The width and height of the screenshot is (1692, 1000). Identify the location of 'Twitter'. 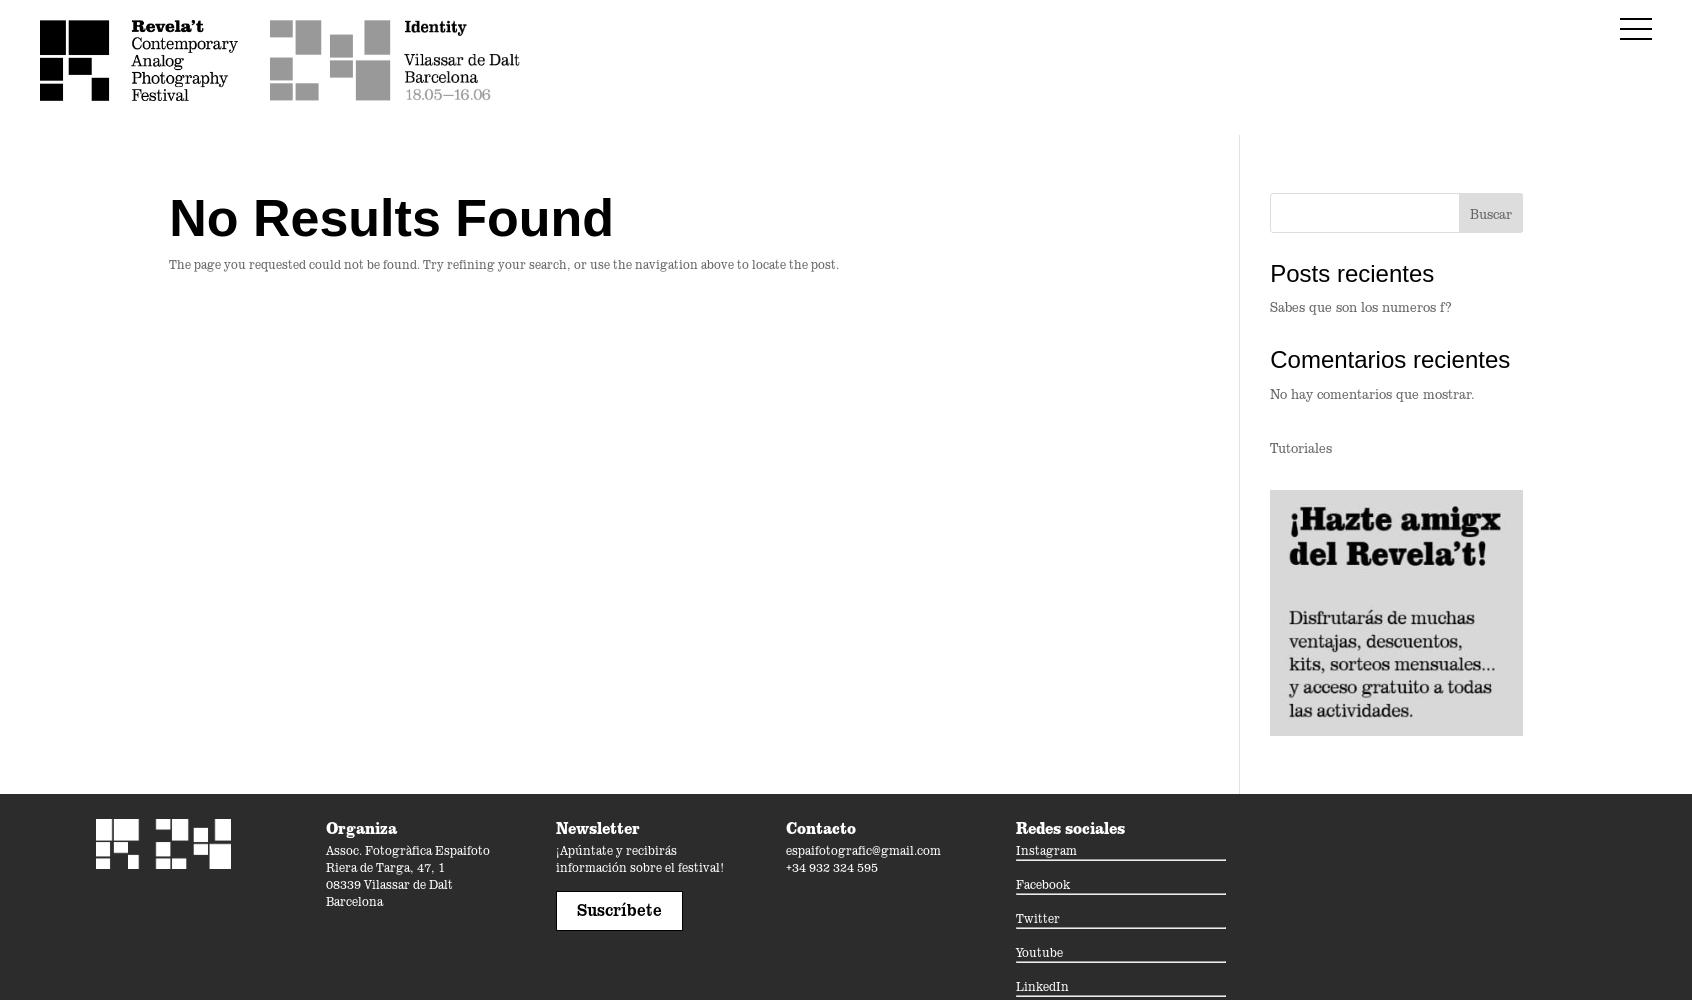
(1037, 917).